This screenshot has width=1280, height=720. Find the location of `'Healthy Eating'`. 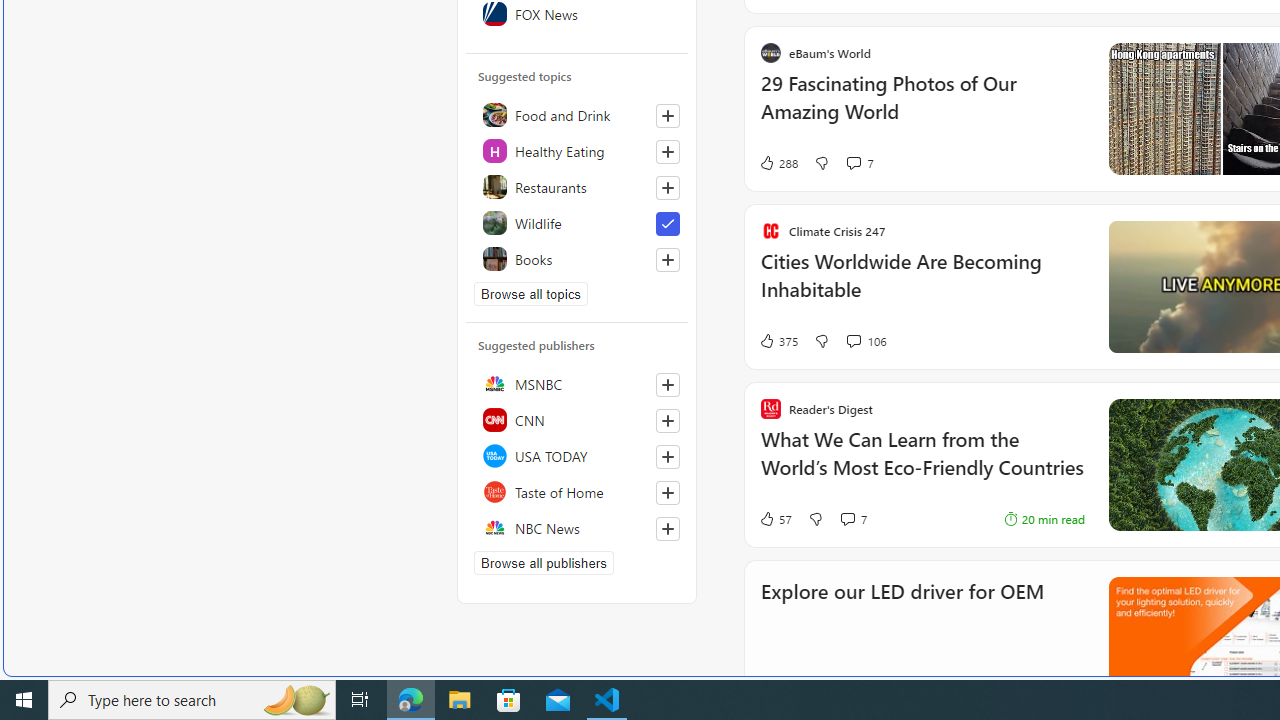

'Healthy Eating' is located at coordinates (576, 149).